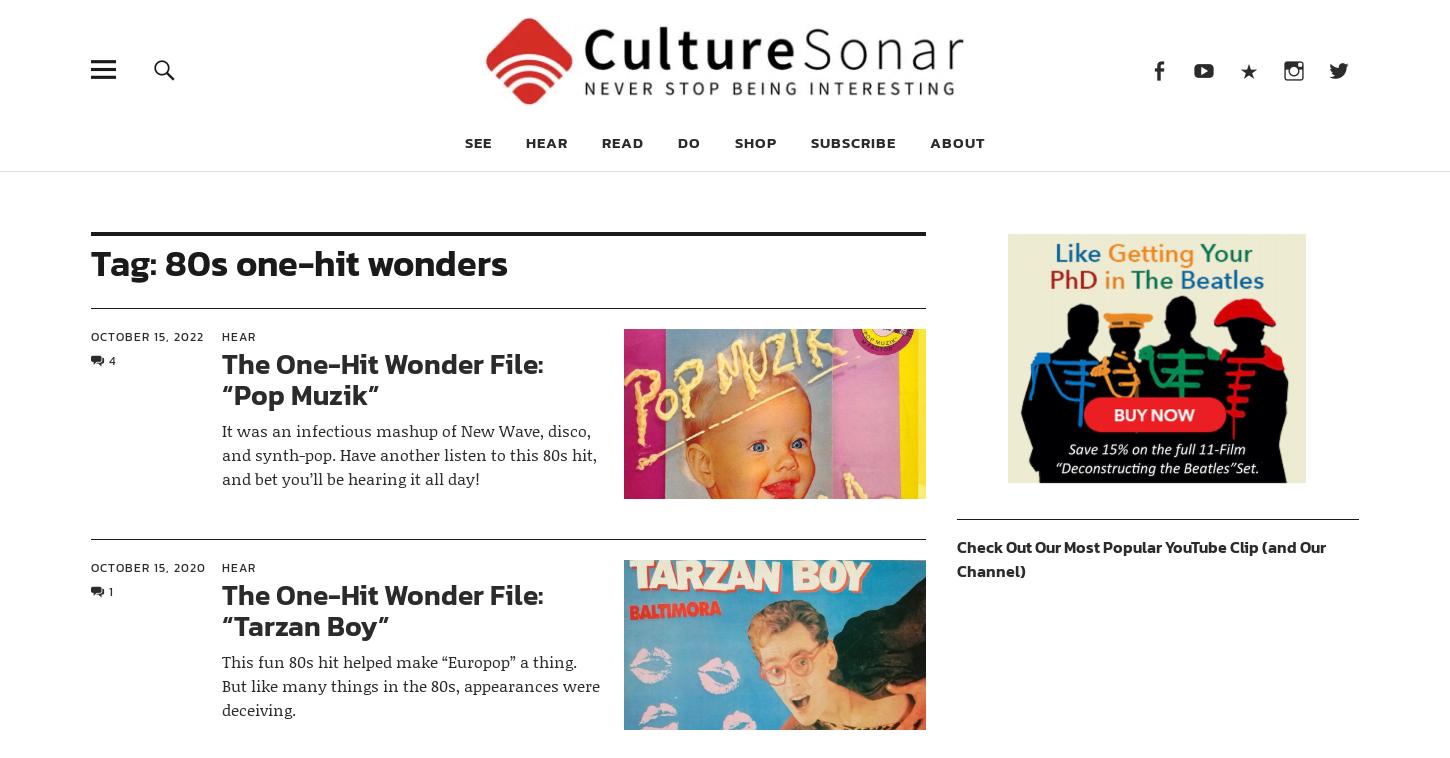 Image resolution: width=1450 pixels, height=758 pixels. What do you see at coordinates (108, 591) in the screenshot?
I see `'1'` at bounding box center [108, 591].